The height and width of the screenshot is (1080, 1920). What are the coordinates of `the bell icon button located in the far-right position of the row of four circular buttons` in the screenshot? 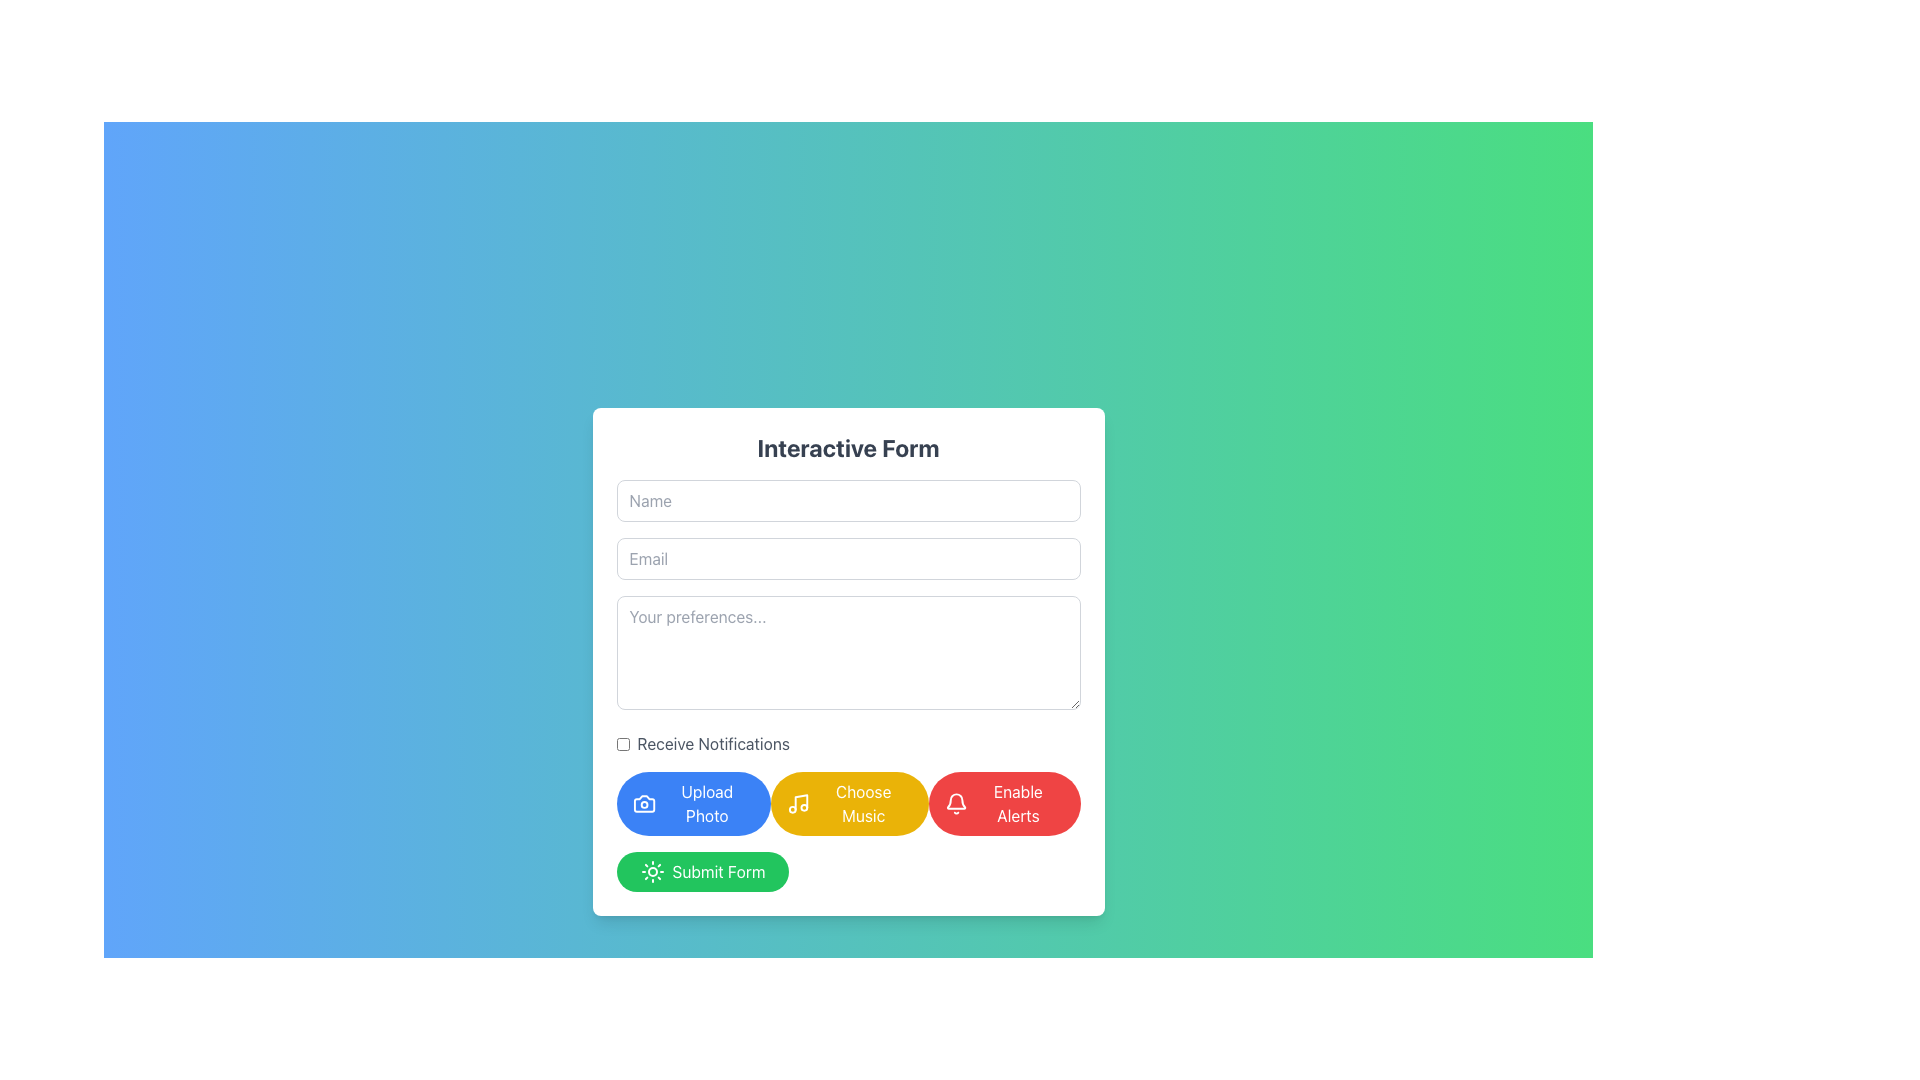 It's located at (955, 800).